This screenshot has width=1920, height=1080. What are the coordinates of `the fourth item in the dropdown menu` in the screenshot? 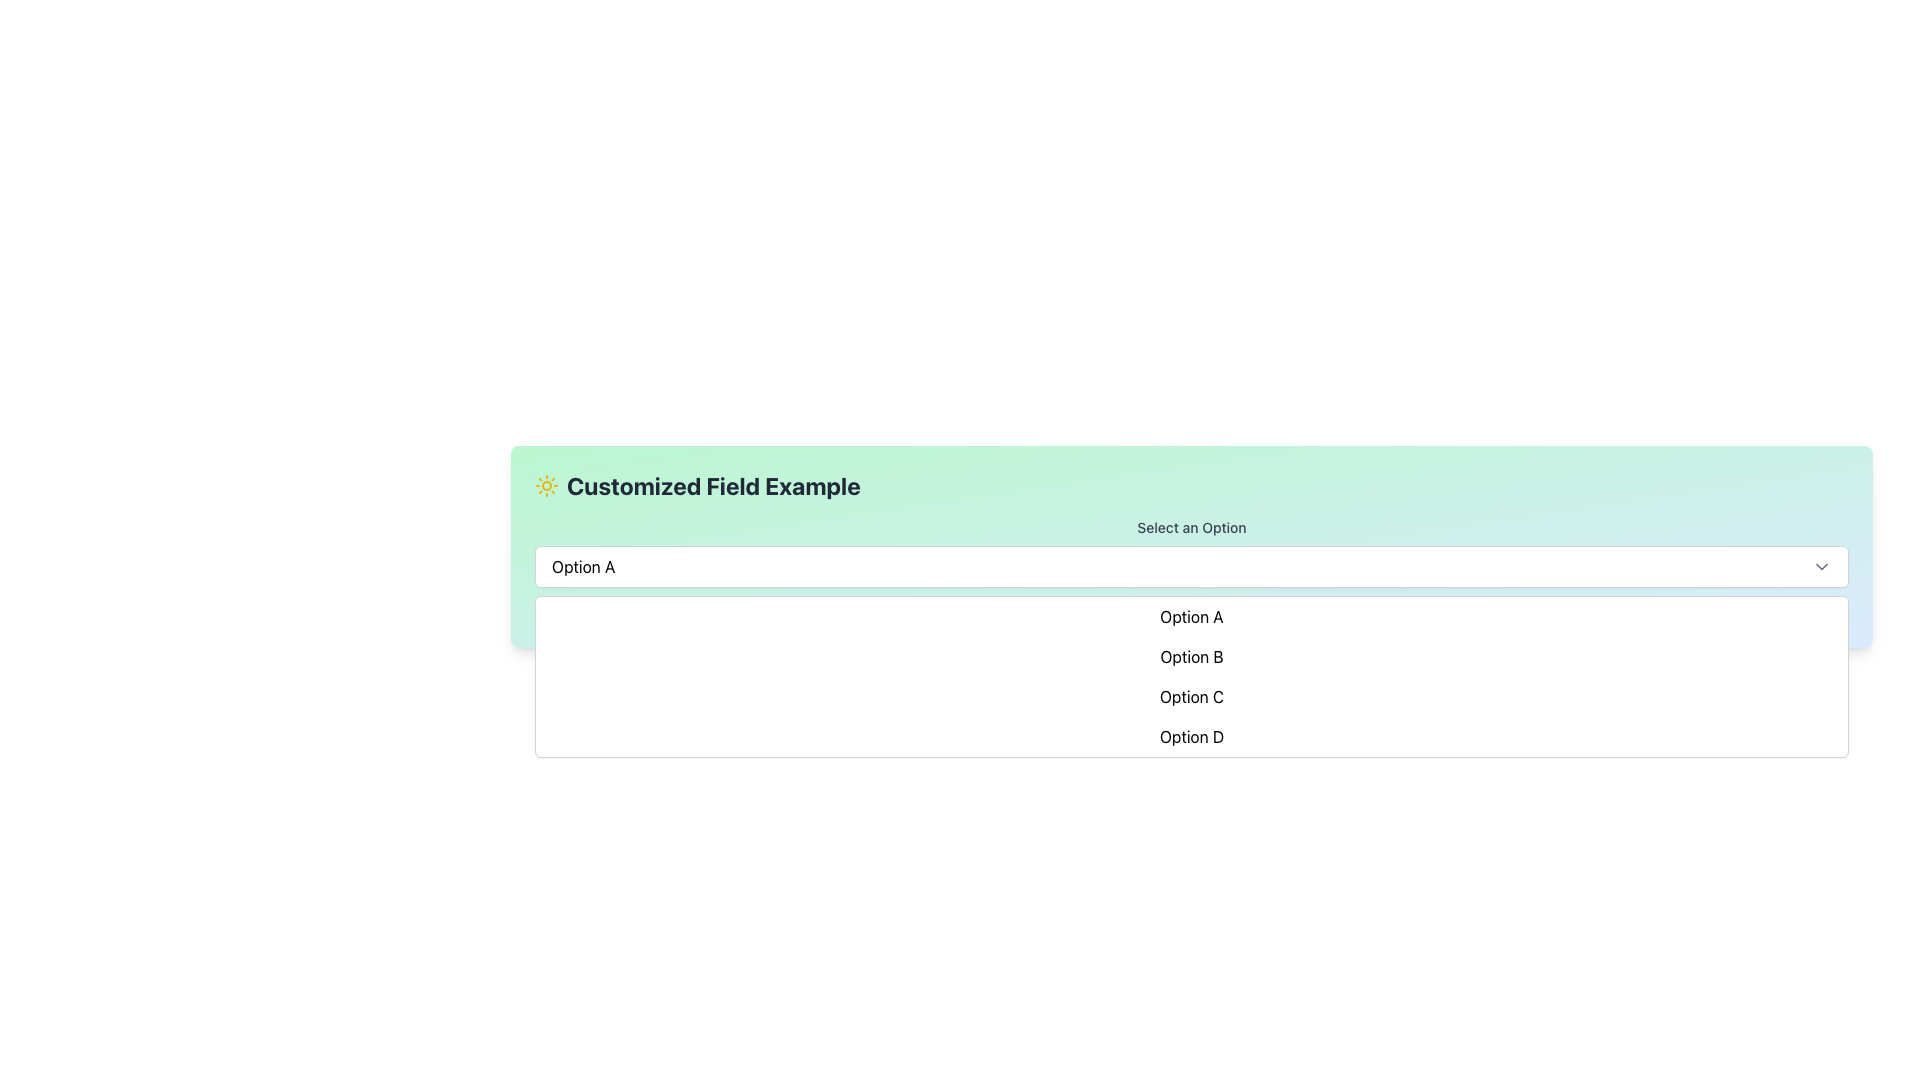 It's located at (1191, 736).